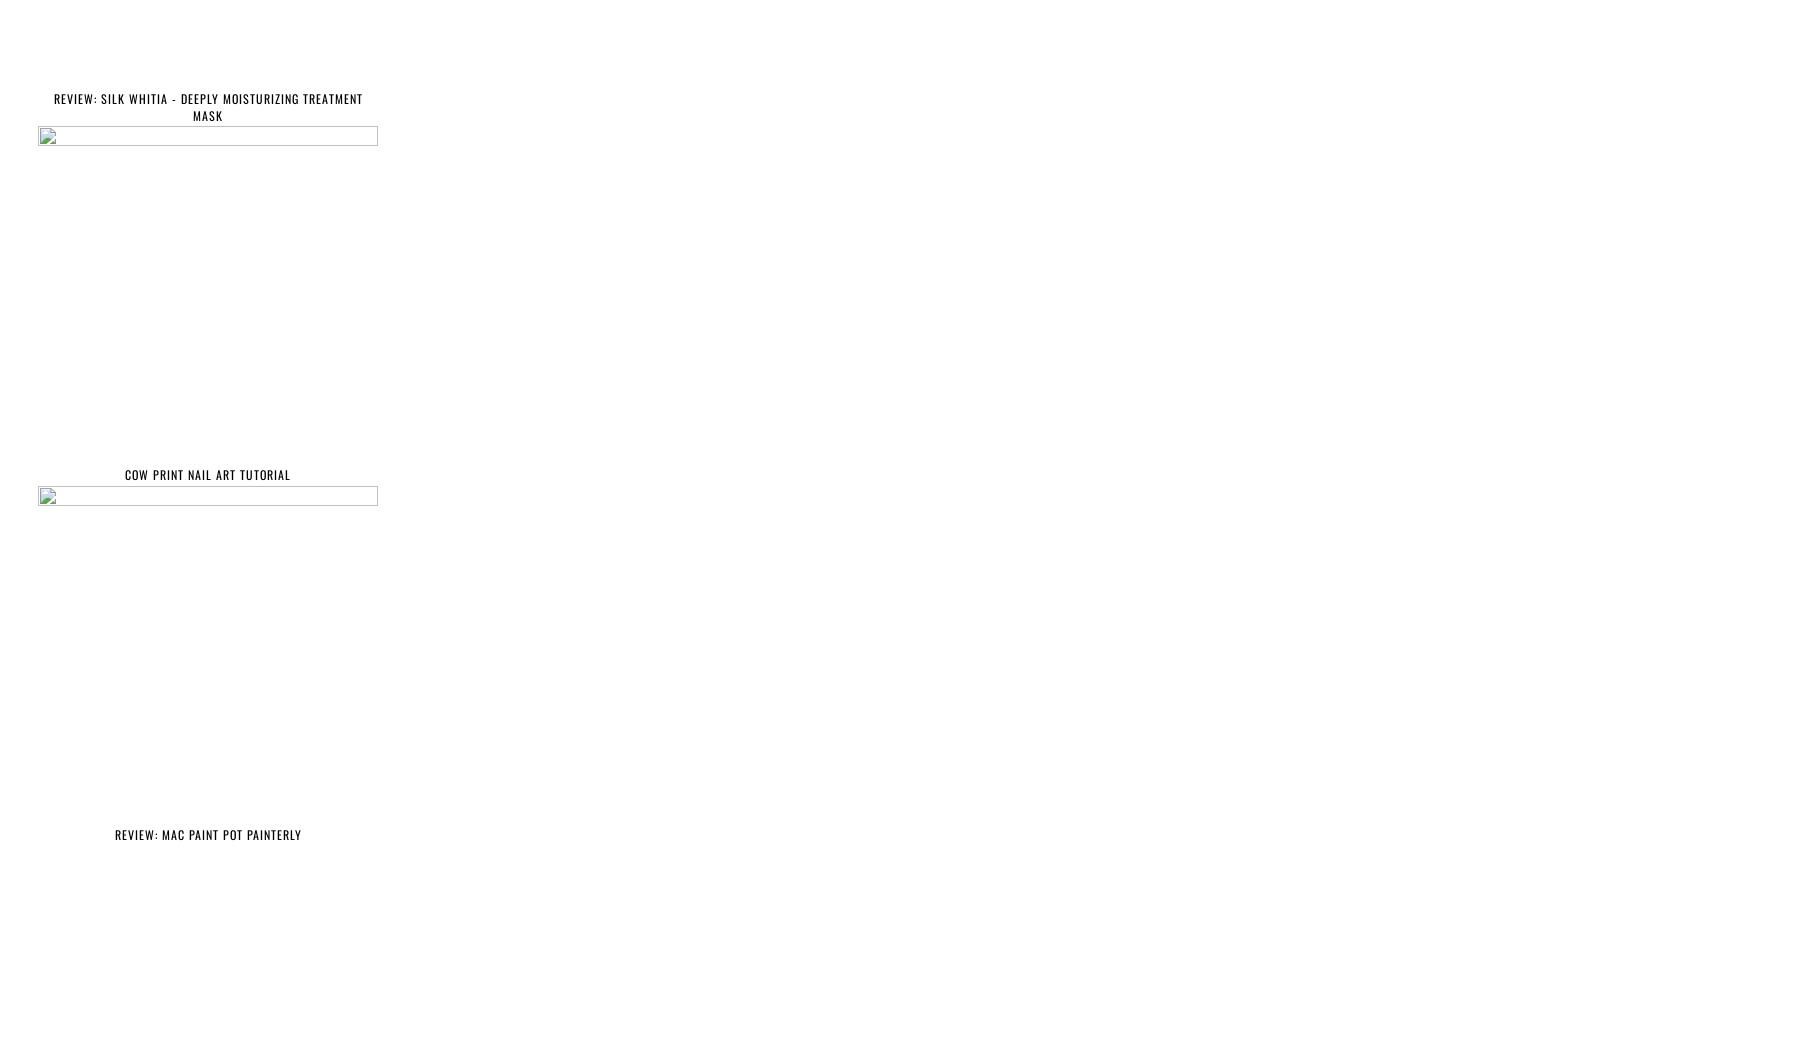 This screenshot has width=1808, height=1051. What do you see at coordinates (121, 978) in the screenshot?
I see `'KOREAN BEAUTY REVIEWS'` at bounding box center [121, 978].